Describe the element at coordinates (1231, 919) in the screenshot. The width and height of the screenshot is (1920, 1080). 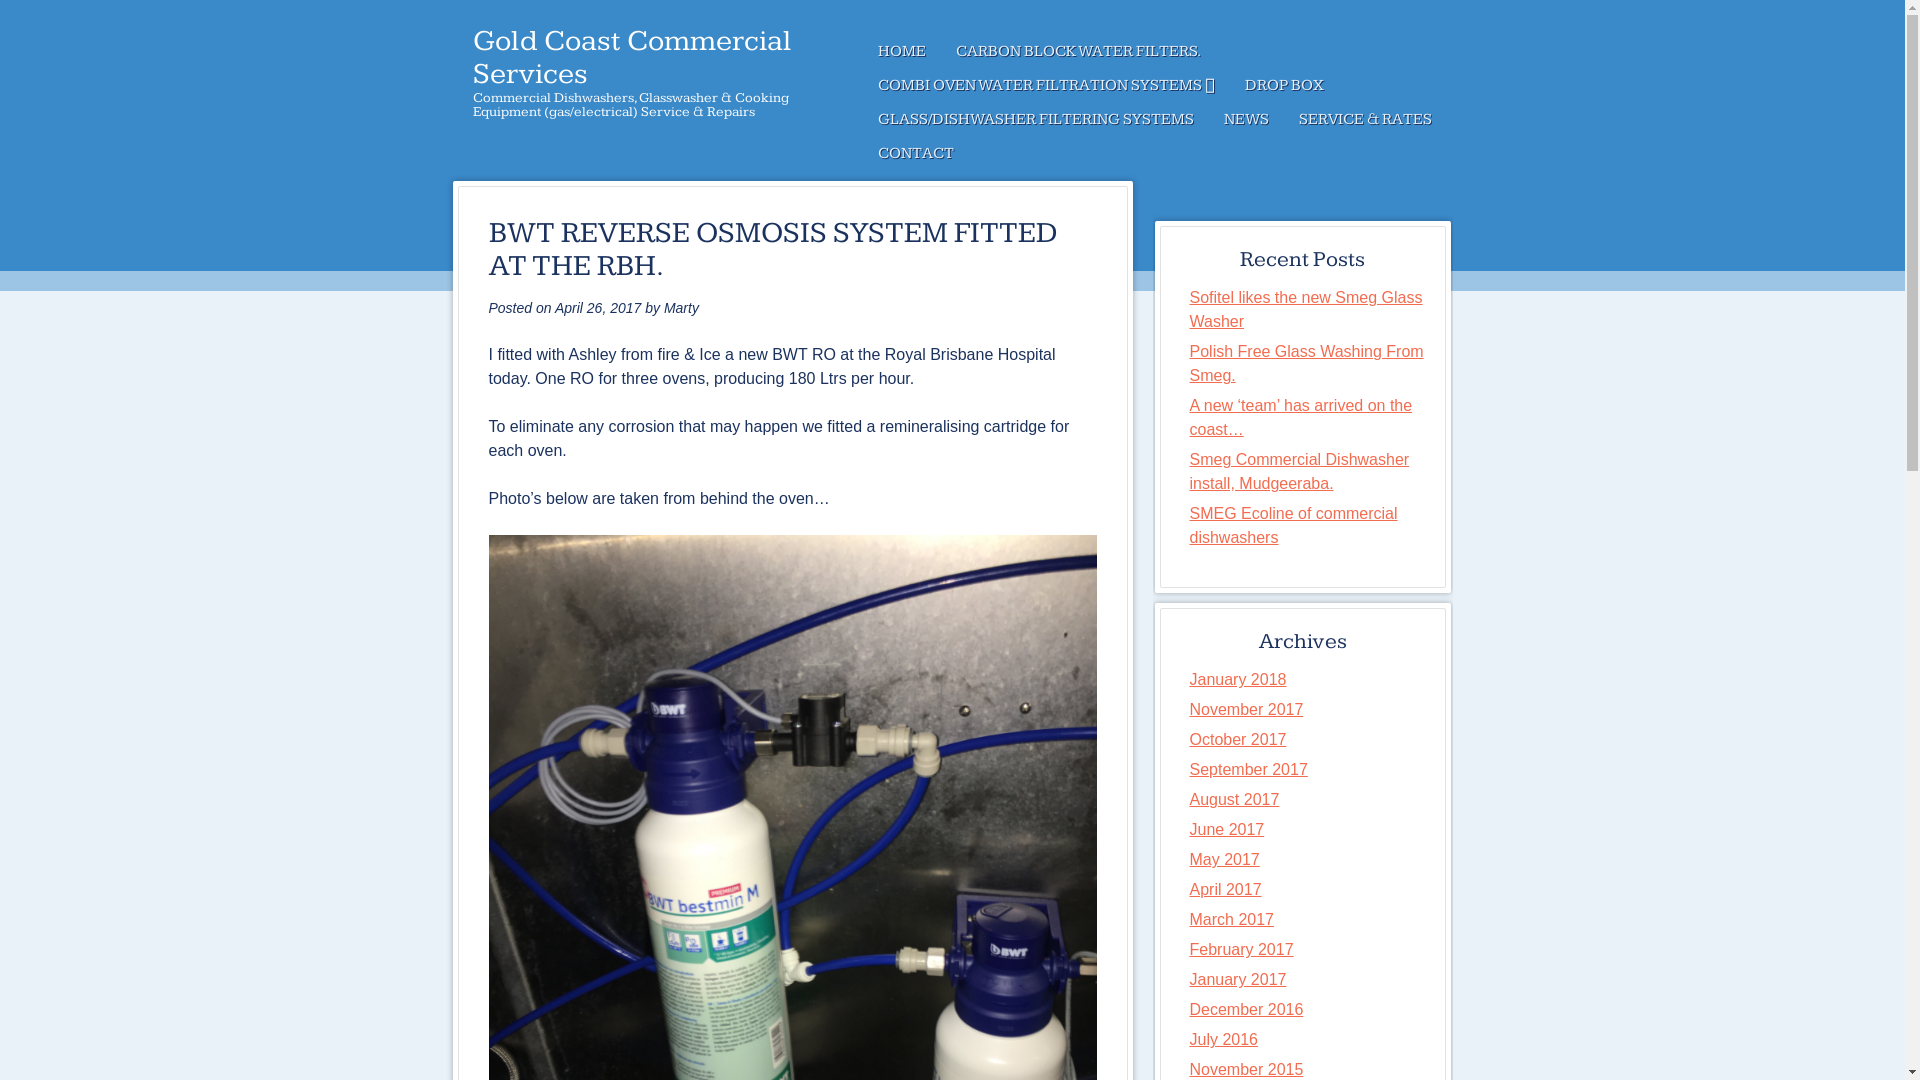
I see `'March 2017'` at that location.